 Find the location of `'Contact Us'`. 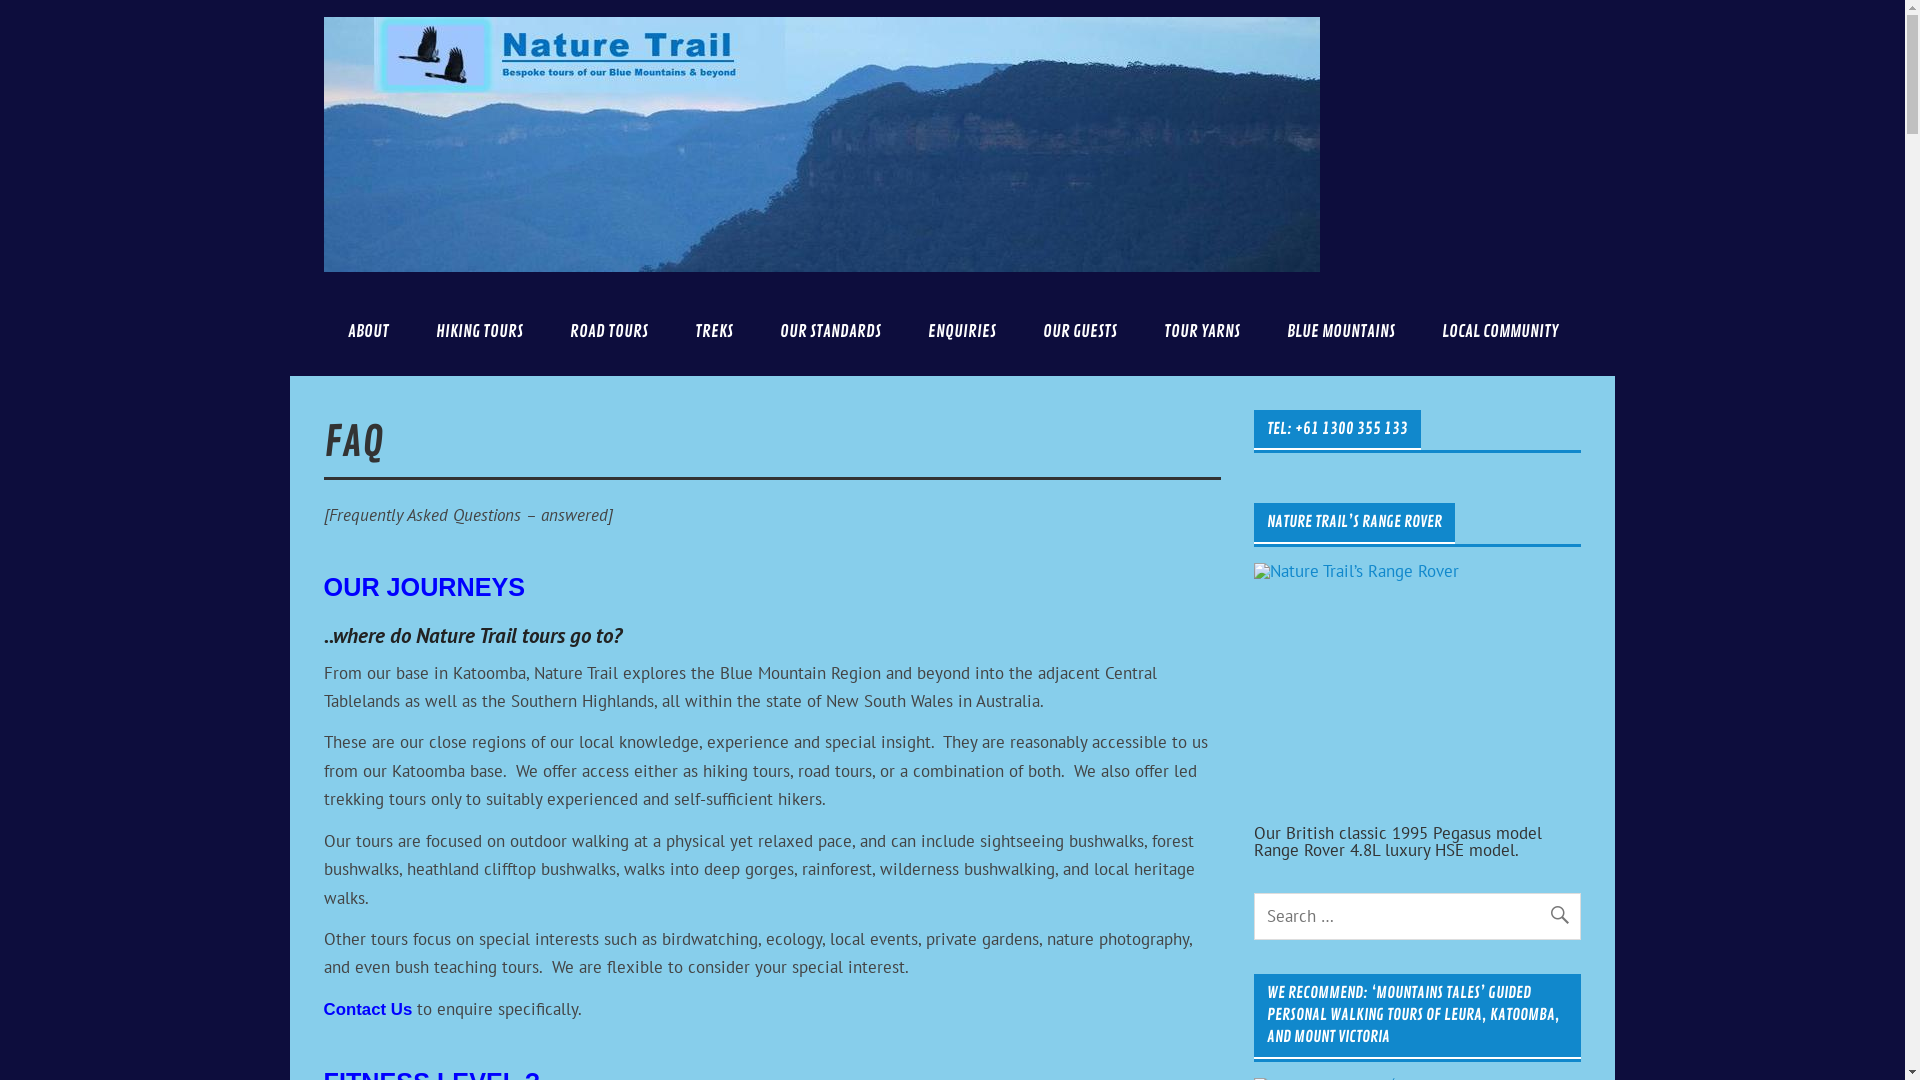

'Contact Us' is located at coordinates (368, 1009).